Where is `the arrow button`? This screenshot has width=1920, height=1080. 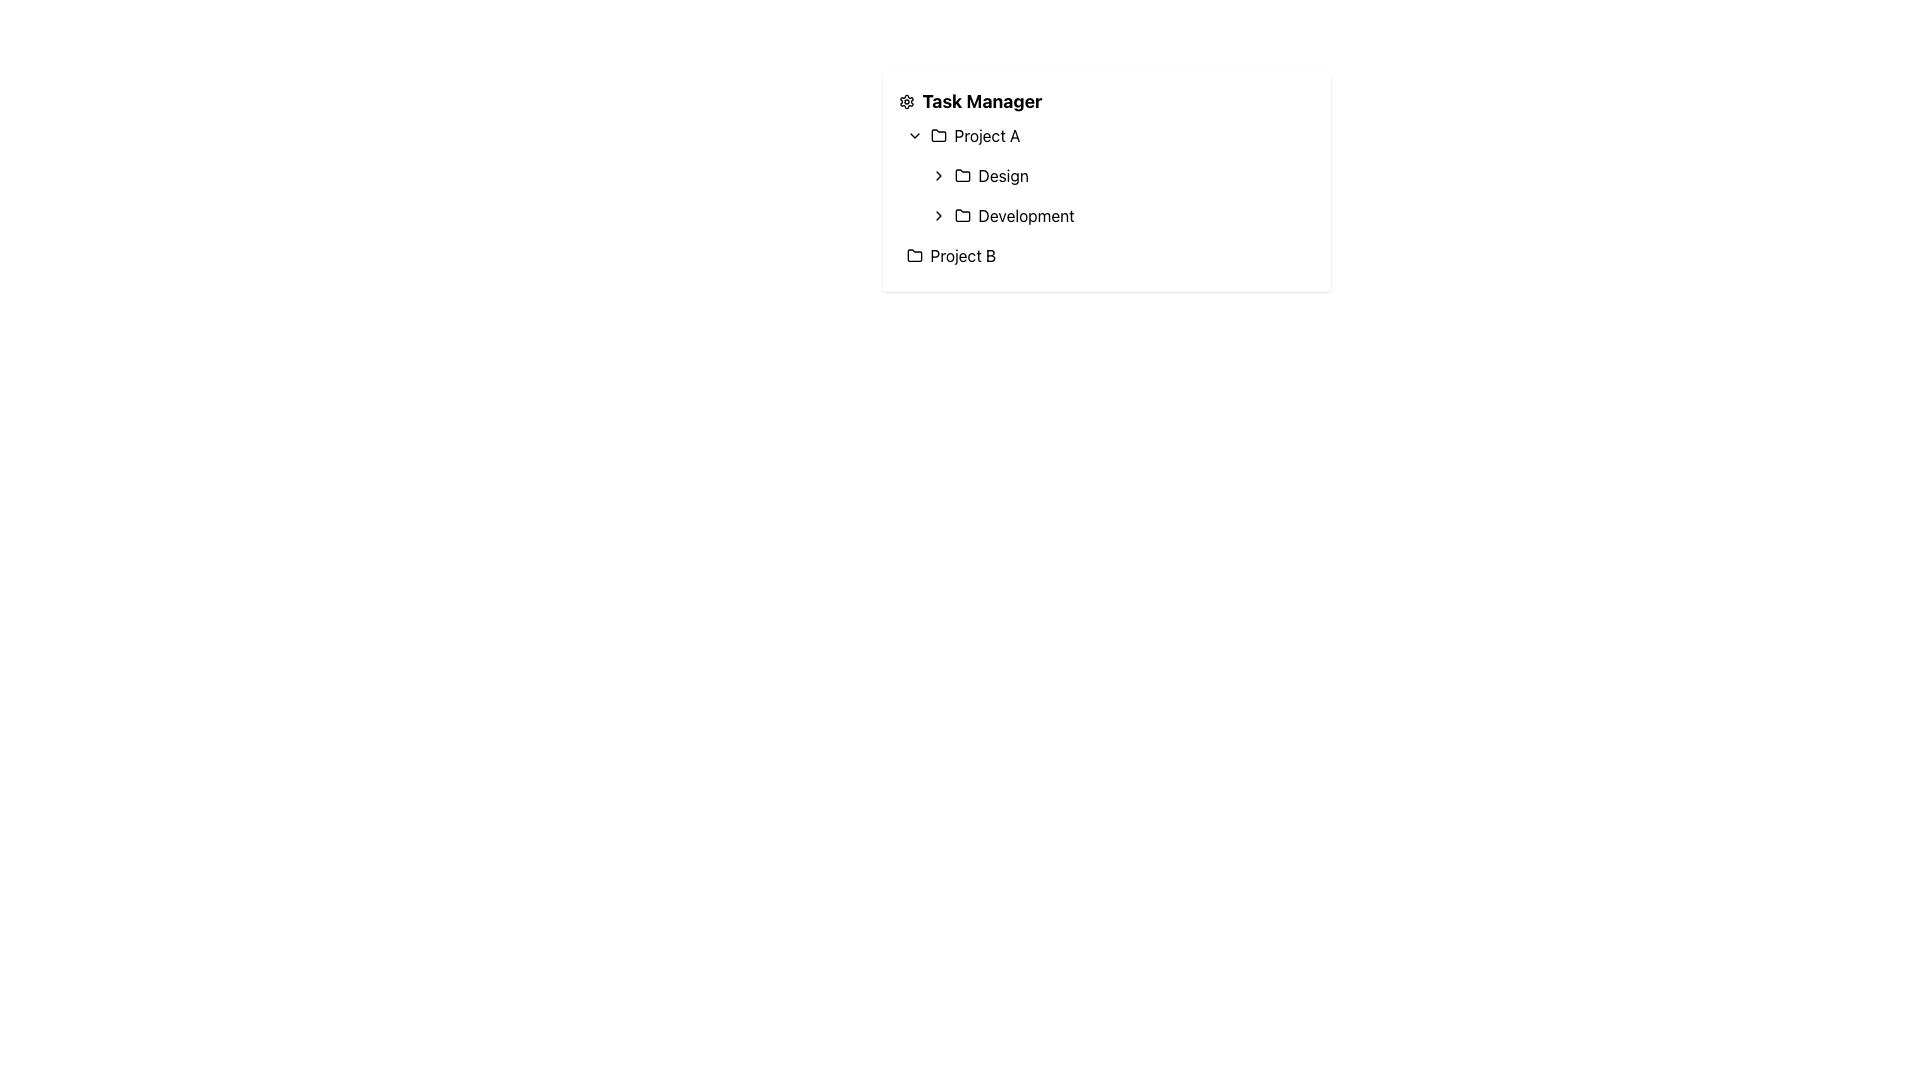 the arrow button is located at coordinates (937, 175).